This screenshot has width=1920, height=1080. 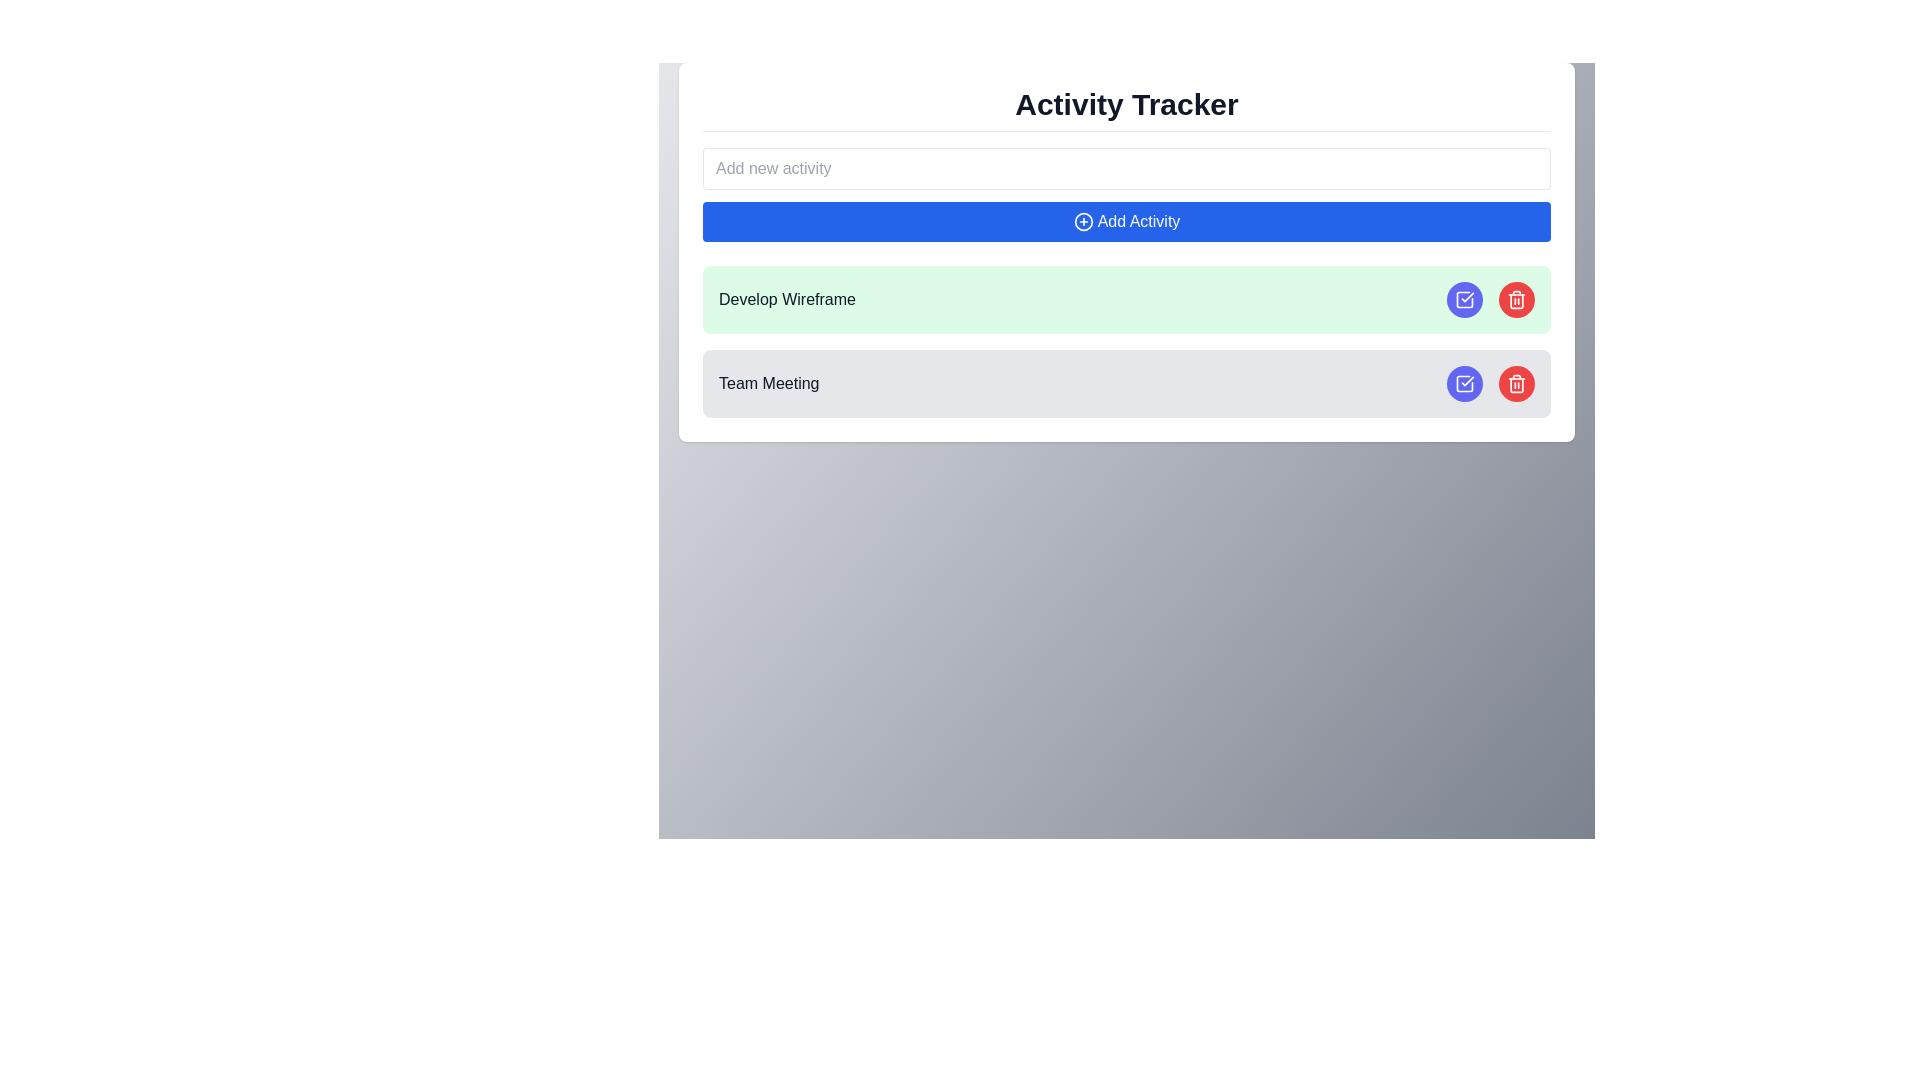 I want to click on the icon within the rounded circular button on the right-hand side of the 'Team Meeting' list item to mark the task as completed, so click(x=1464, y=384).